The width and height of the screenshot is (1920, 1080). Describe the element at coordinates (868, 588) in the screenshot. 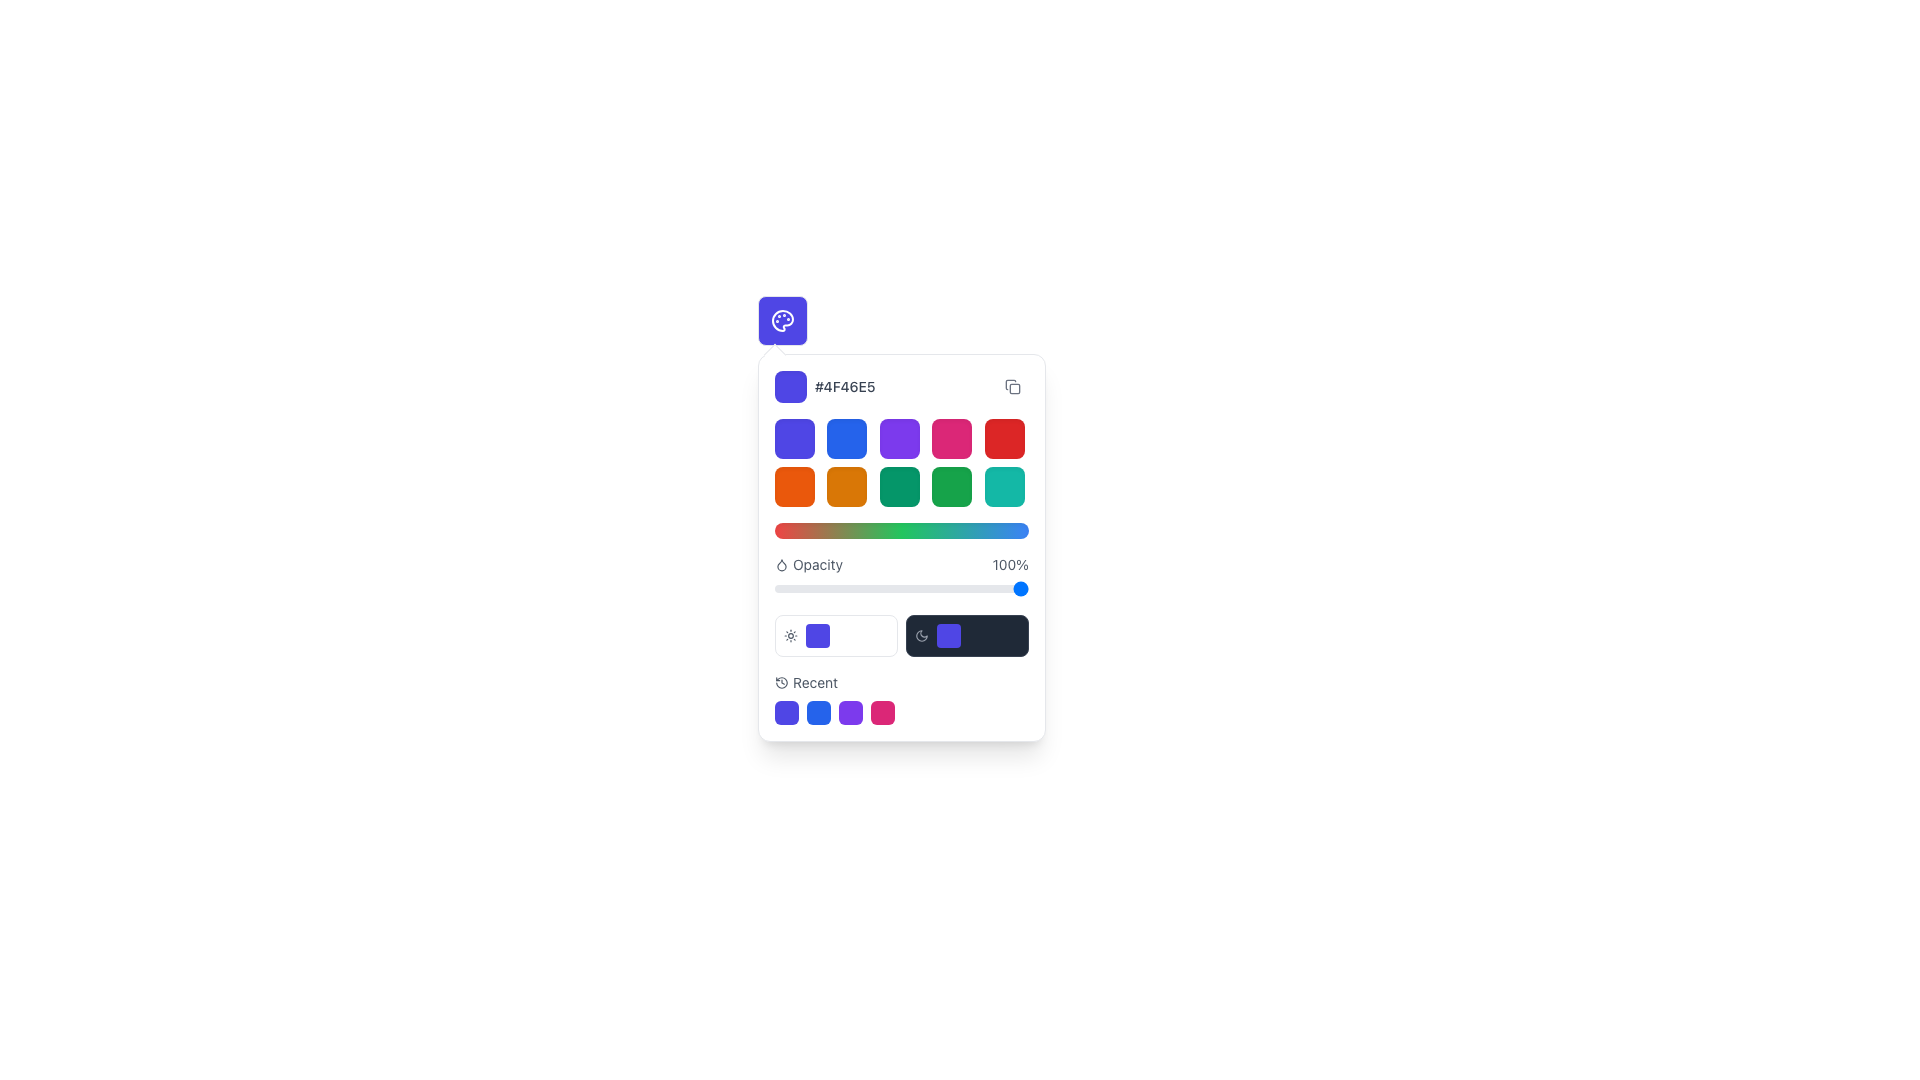

I see `opacity` at that location.